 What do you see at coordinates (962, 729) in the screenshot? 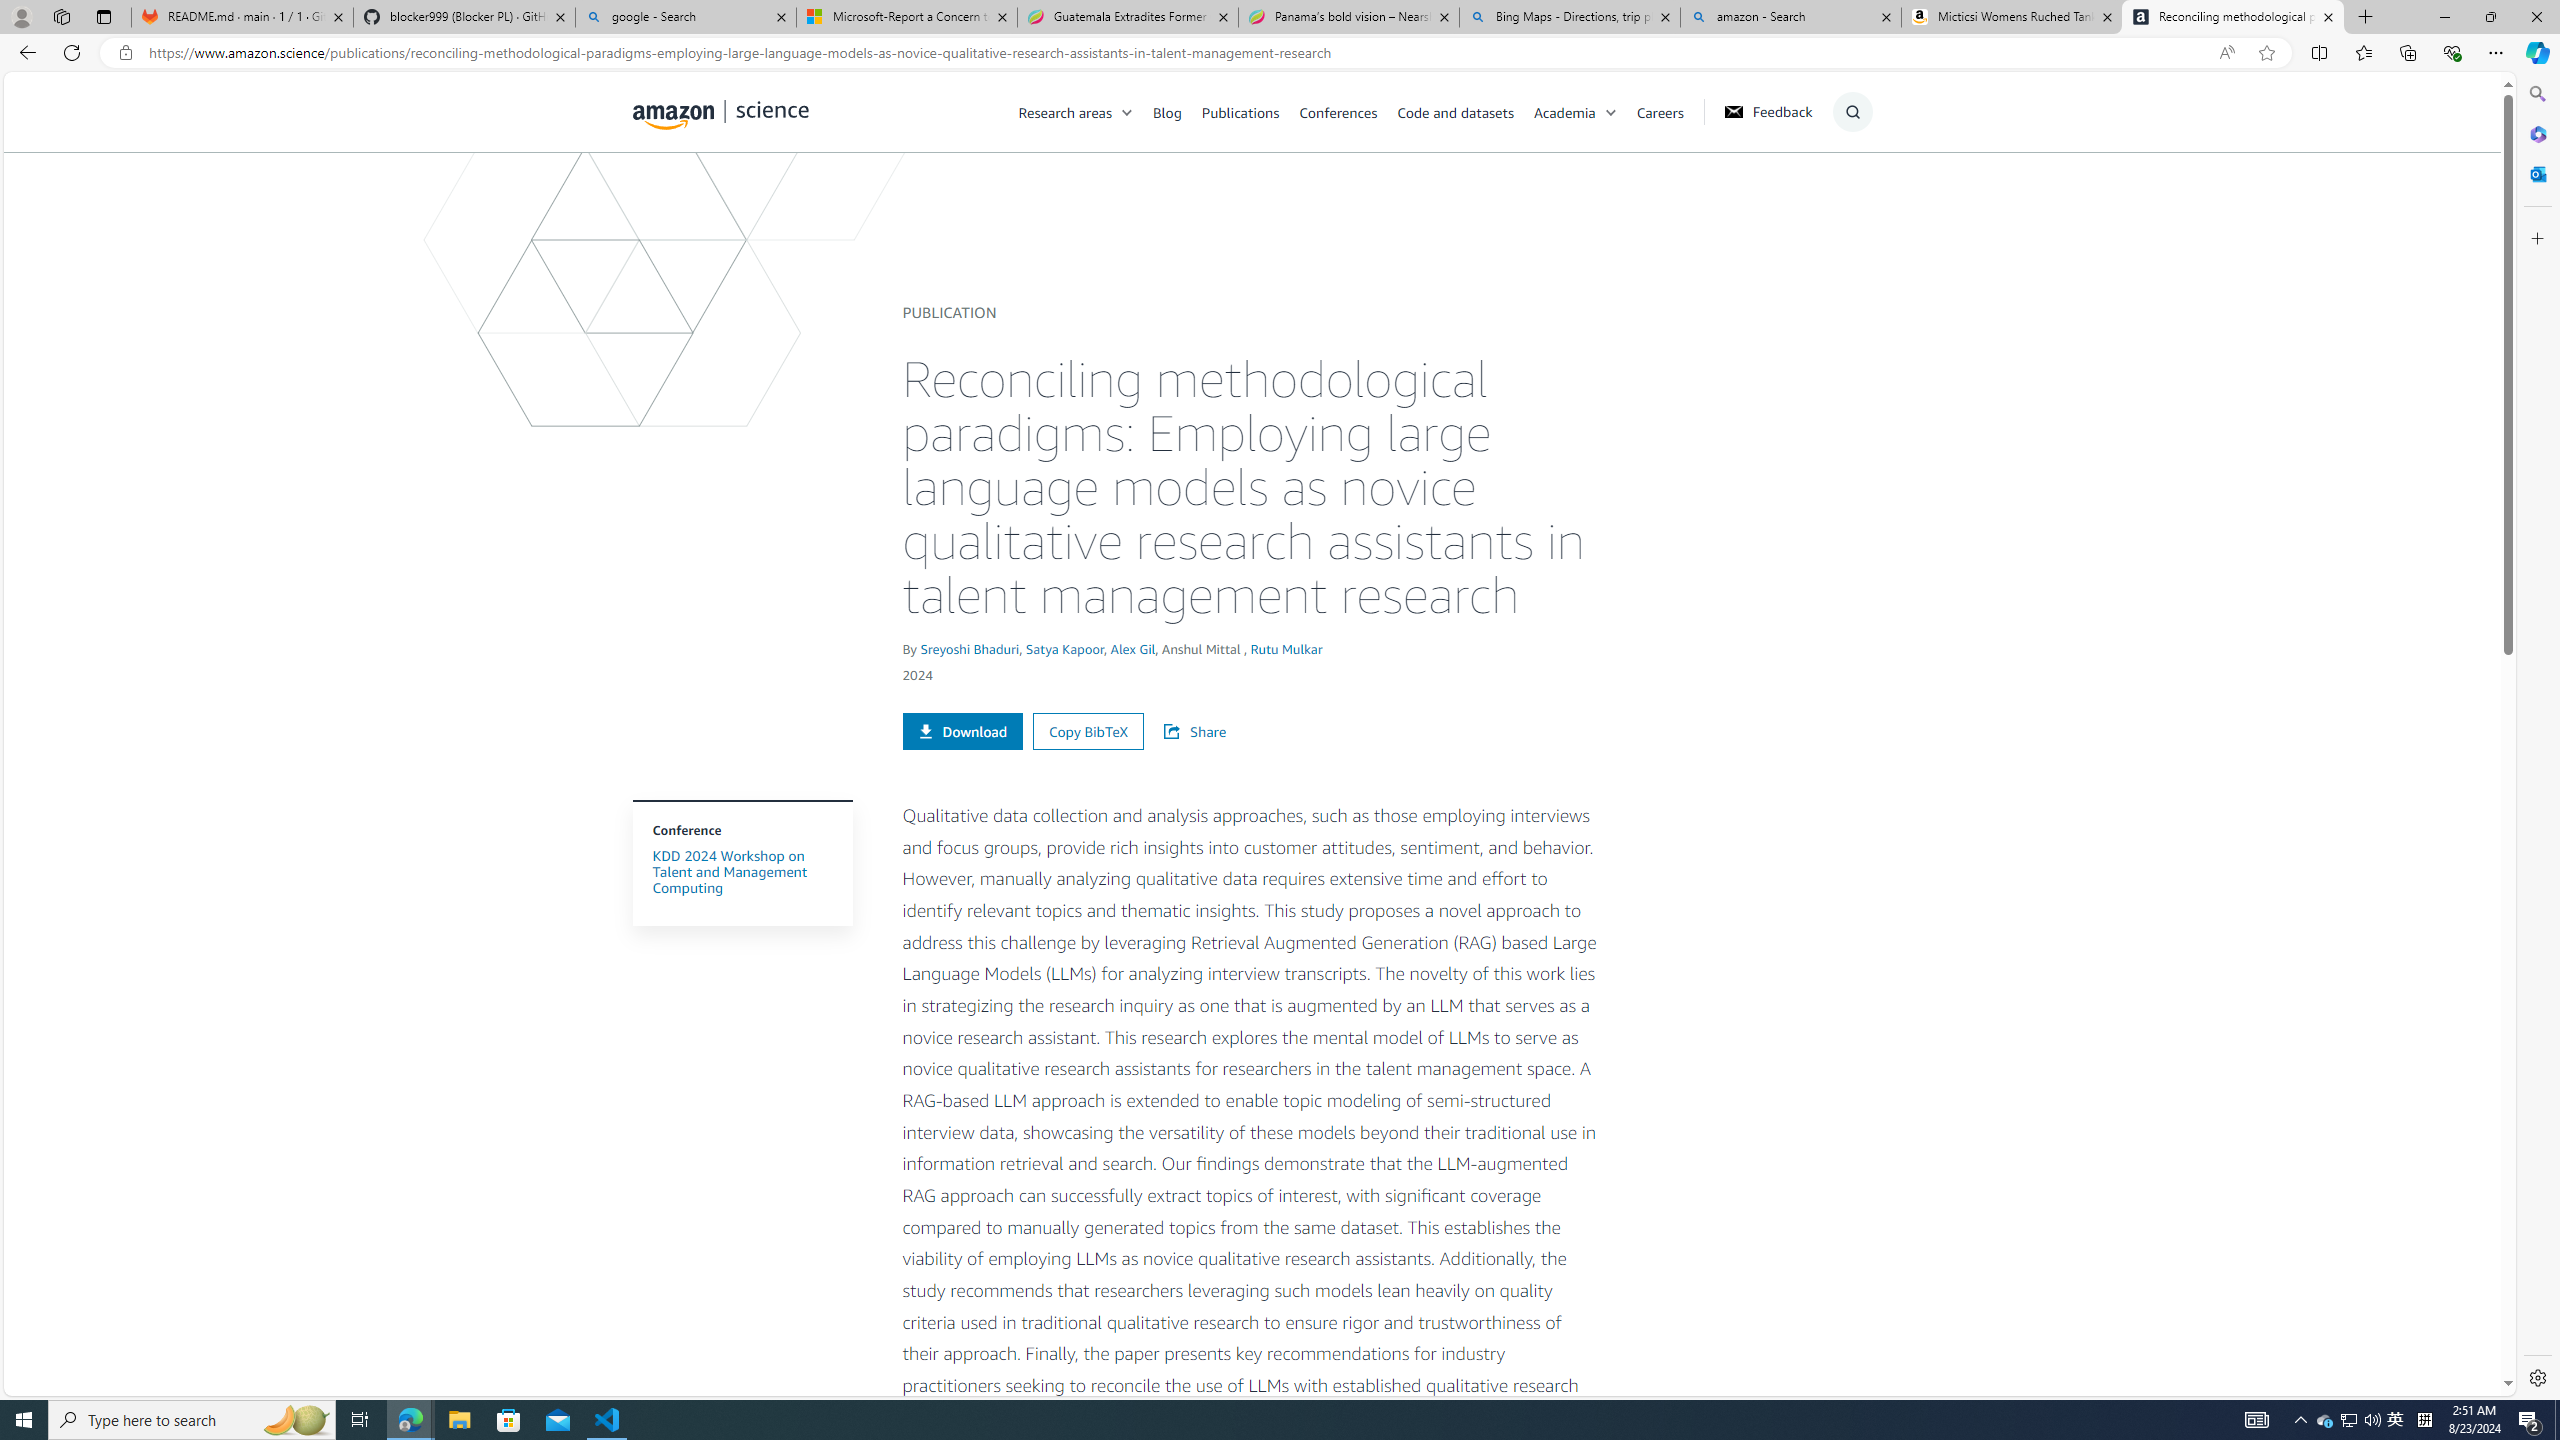
I see `'Download'` at bounding box center [962, 729].